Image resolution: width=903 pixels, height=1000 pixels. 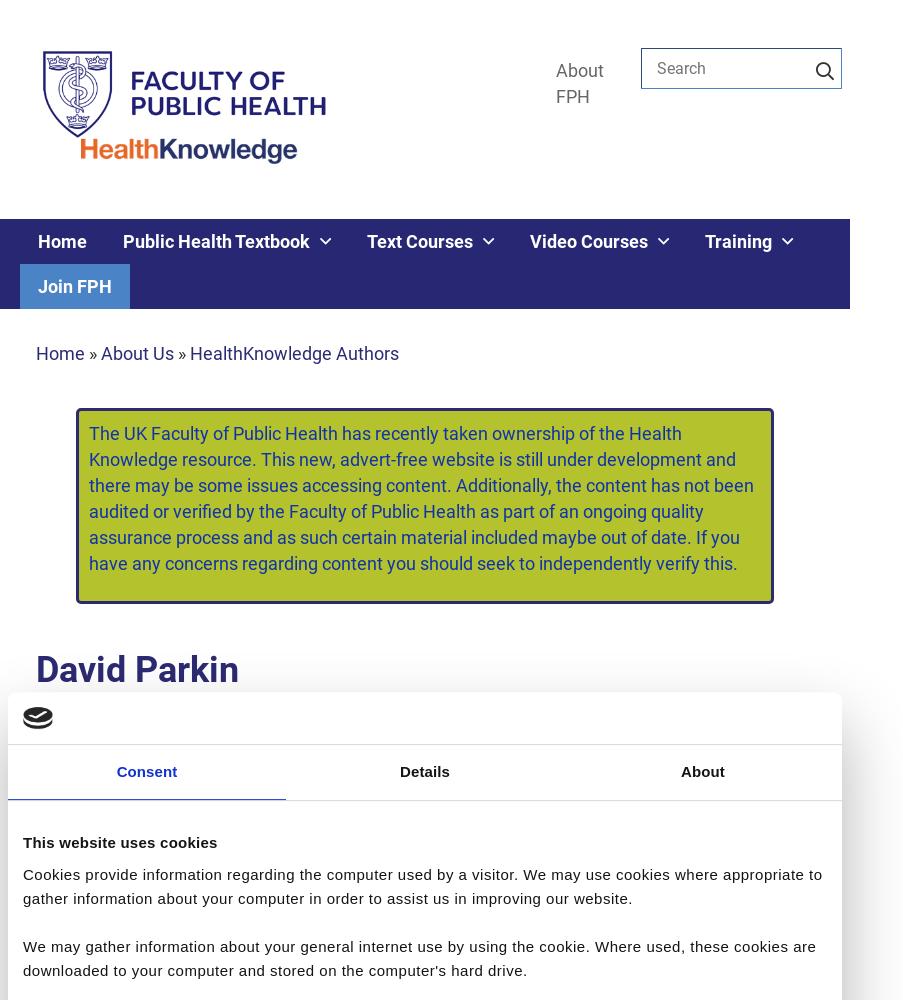 I want to click on 'Consent', so click(x=145, y=771).